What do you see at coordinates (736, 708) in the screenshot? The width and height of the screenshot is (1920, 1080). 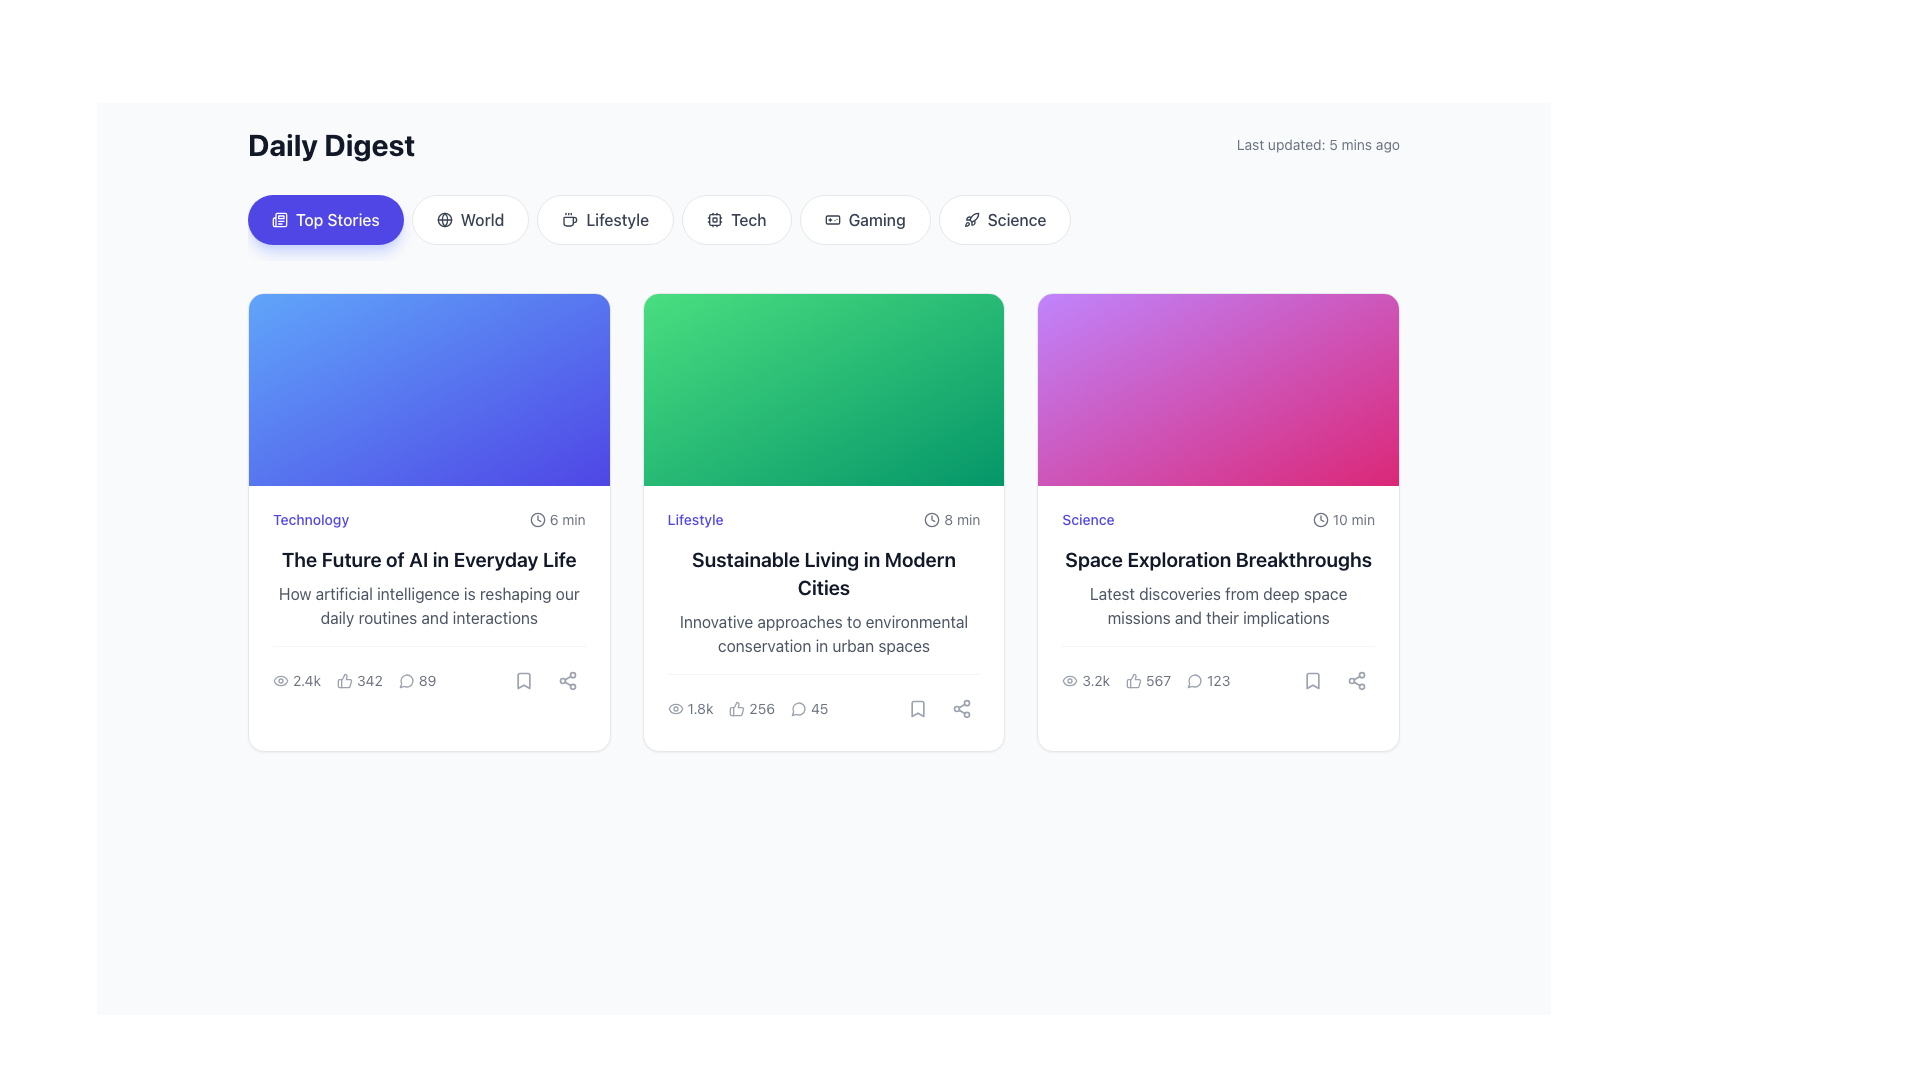 I see `the thumbs-up icon located in the lower section of the card titled 'Sustainable Living in Modern Cities', just before the text '256' that indicates the count of likes or approvals` at bounding box center [736, 708].